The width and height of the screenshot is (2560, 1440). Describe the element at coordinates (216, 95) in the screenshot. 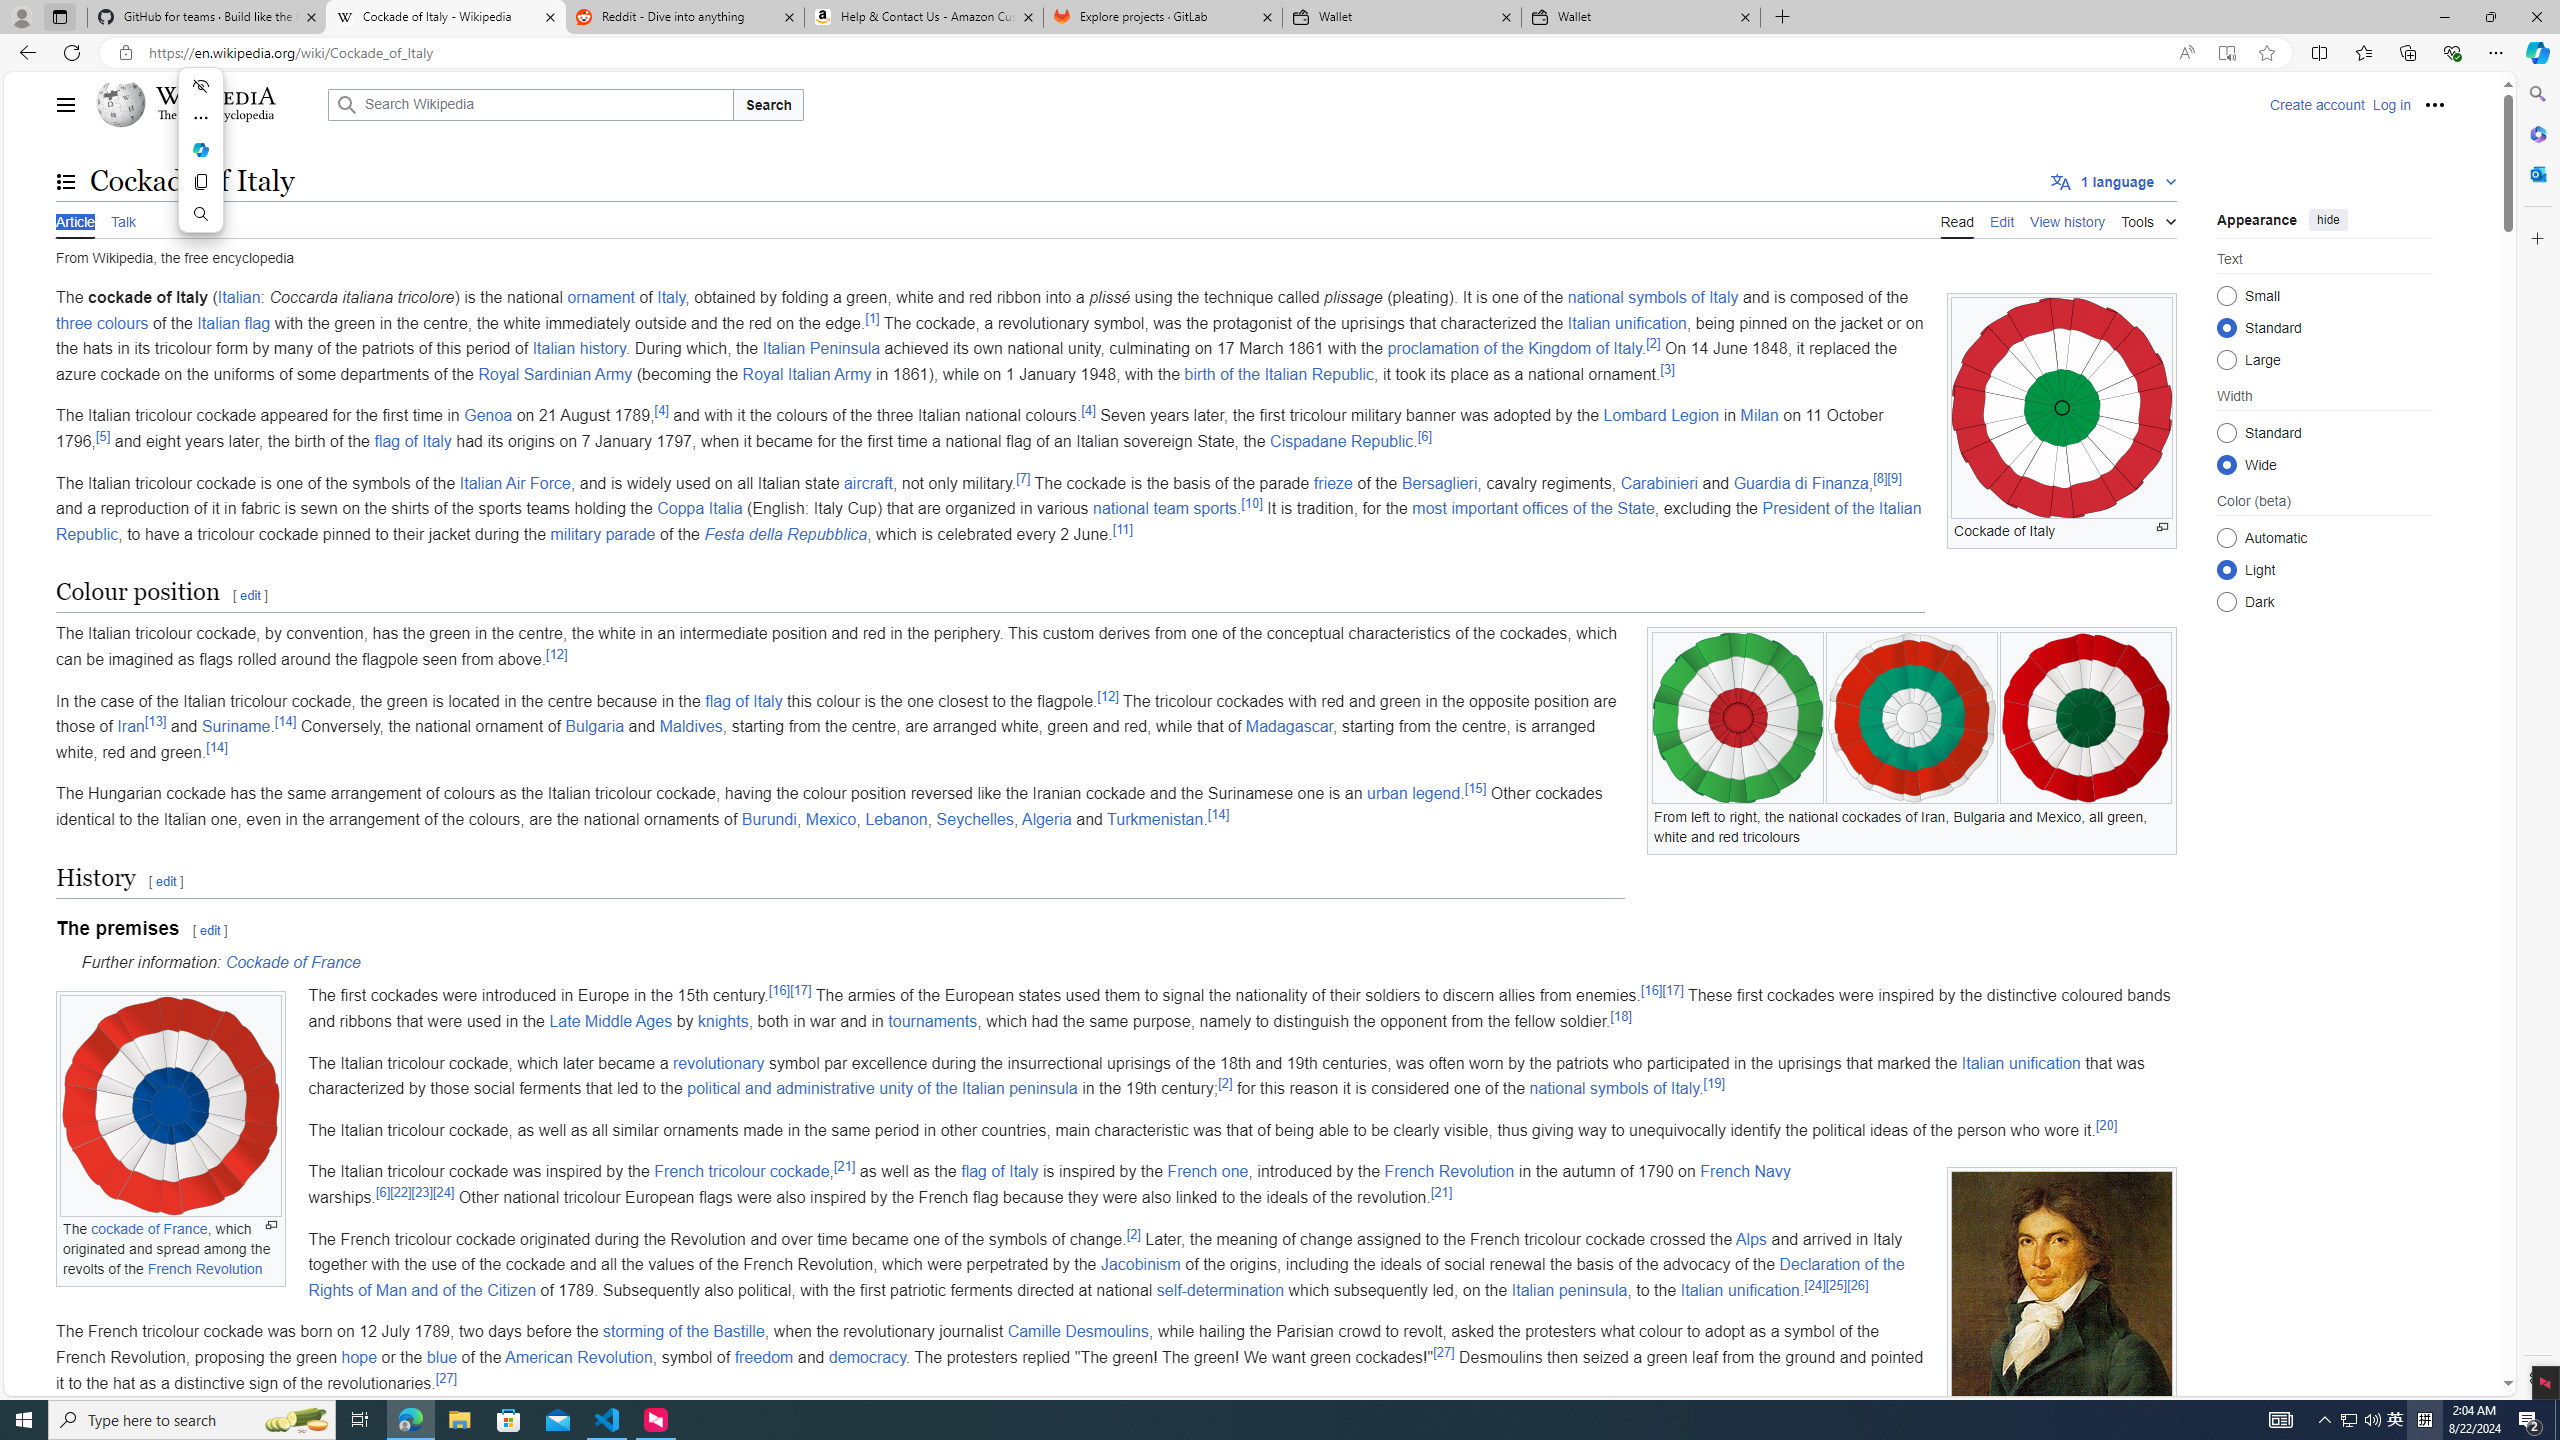

I see `'Wikipedia'` at that location.